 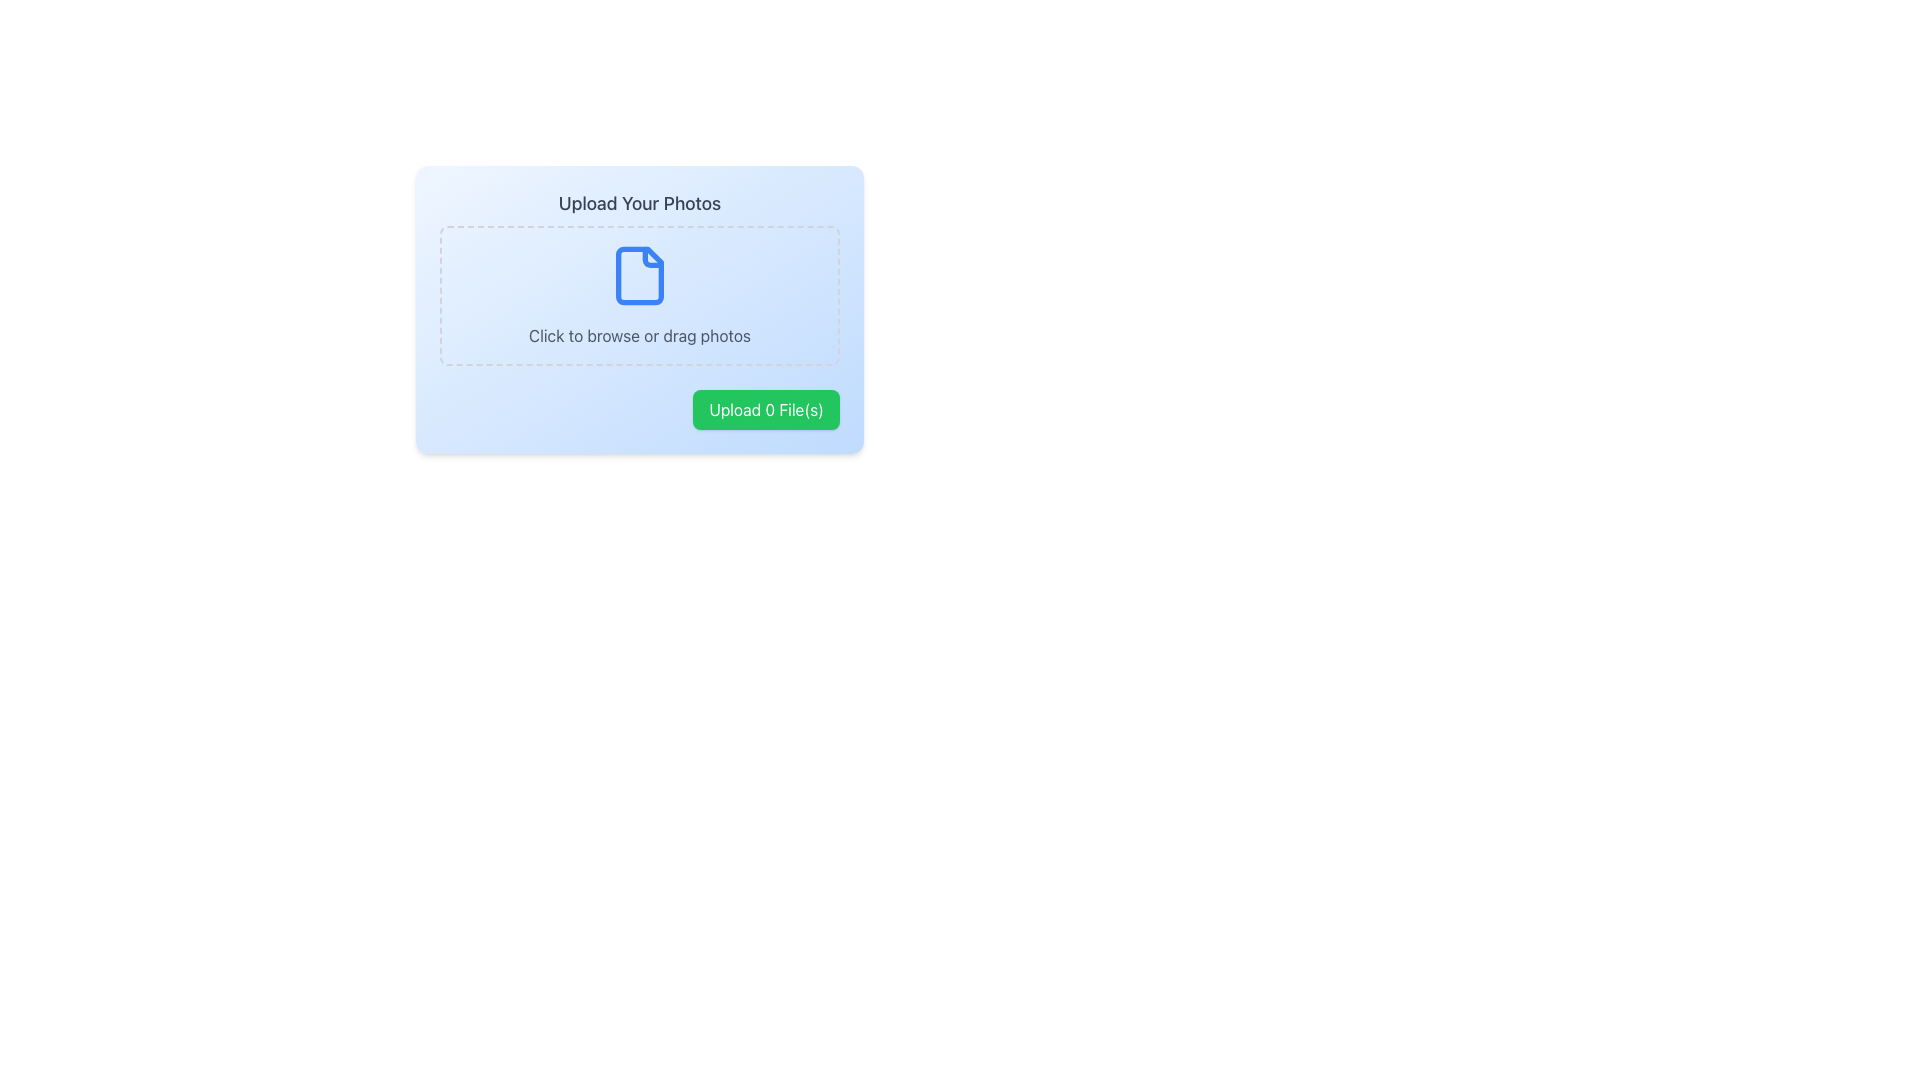 I want to click on the light blue rectangular shape with rounded edges that is part of the file icon in the upload area, so click(x=638, y=274).